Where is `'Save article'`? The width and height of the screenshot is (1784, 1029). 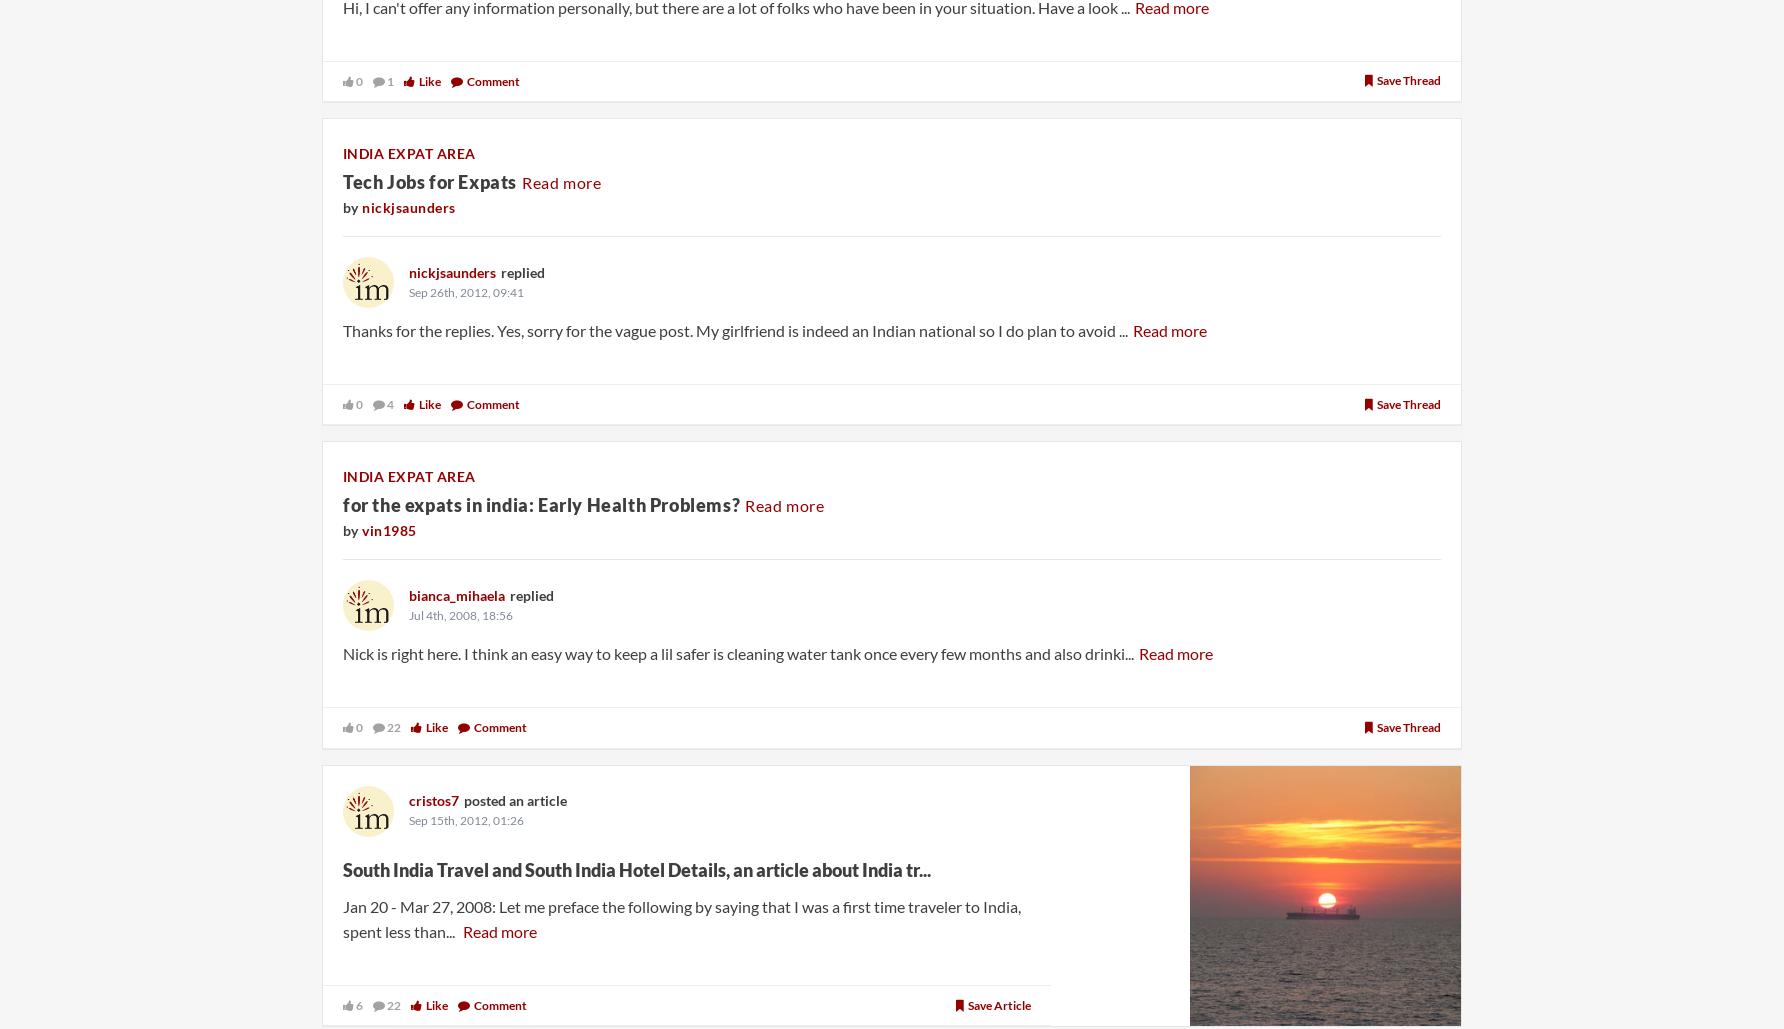 'Save article' is located at coordinates (999, 1003).